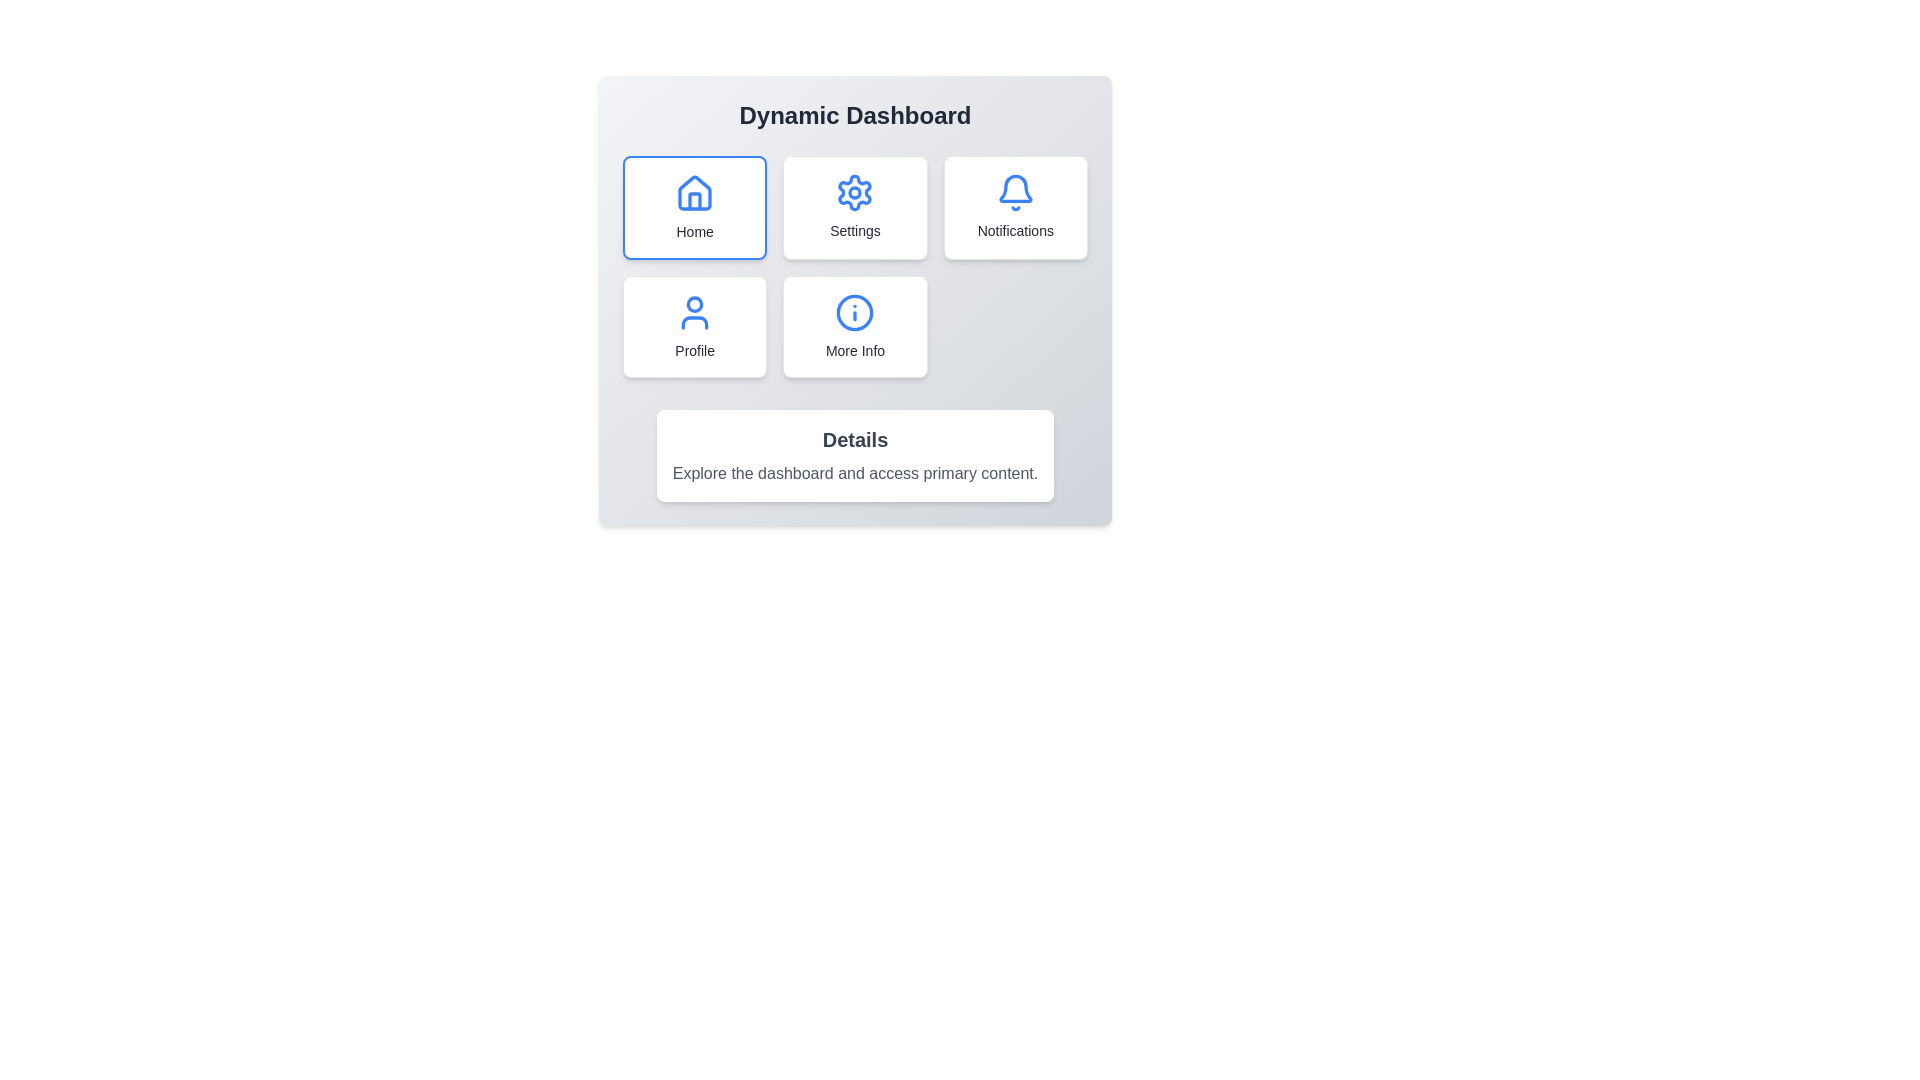 The width and height of the screenshot is (1920, 1080). Describe the element at coordinates (855, 192) in the screenshot. I see `the blue gear icon located at the upper portion of the 'Settings' card` at that location.